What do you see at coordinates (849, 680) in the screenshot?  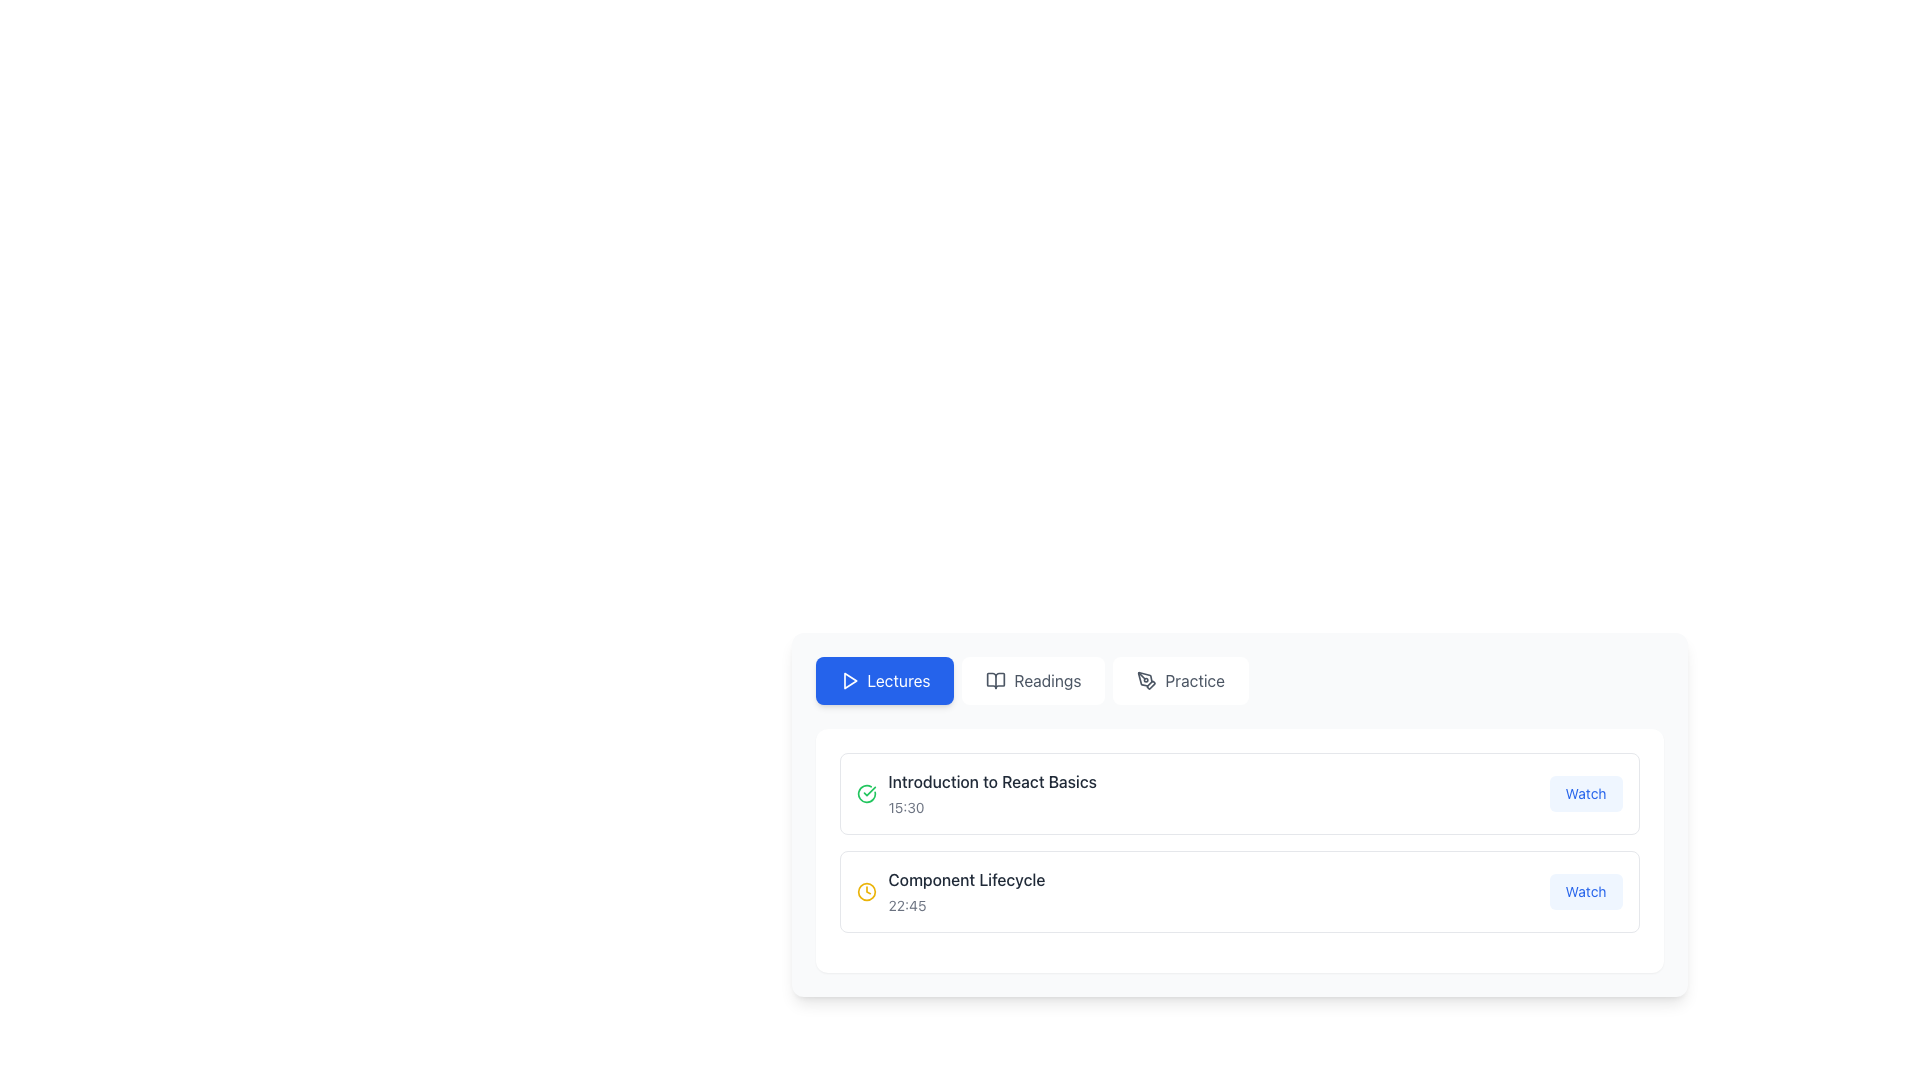 I see `the play icon located in the top-left corner of the Lectures button on the navigation bar to initiate the play action` at bounding box center [849, 680].